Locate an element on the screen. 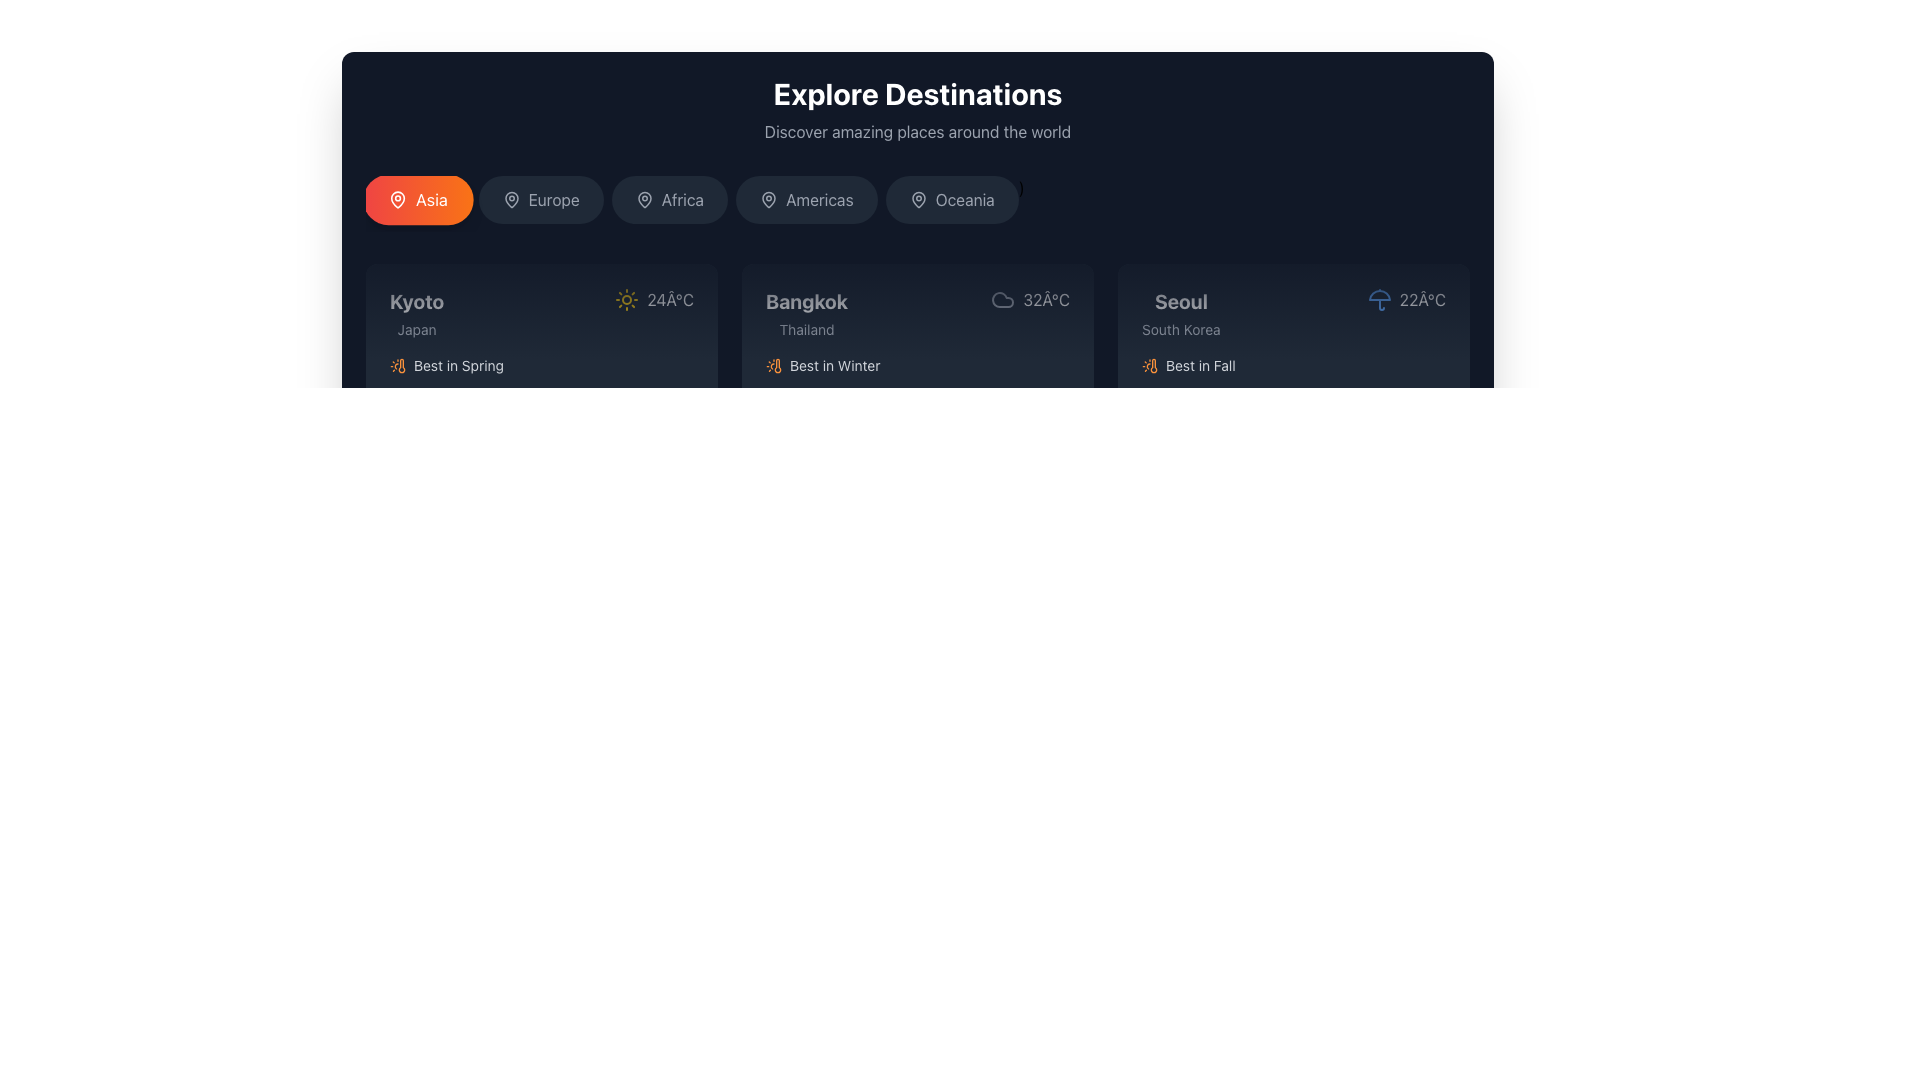  the decorative icon associated with the 'Asia' button, which is located on the leftmost side of the horizontal group of region buttons is located at coordinates (398, 200).